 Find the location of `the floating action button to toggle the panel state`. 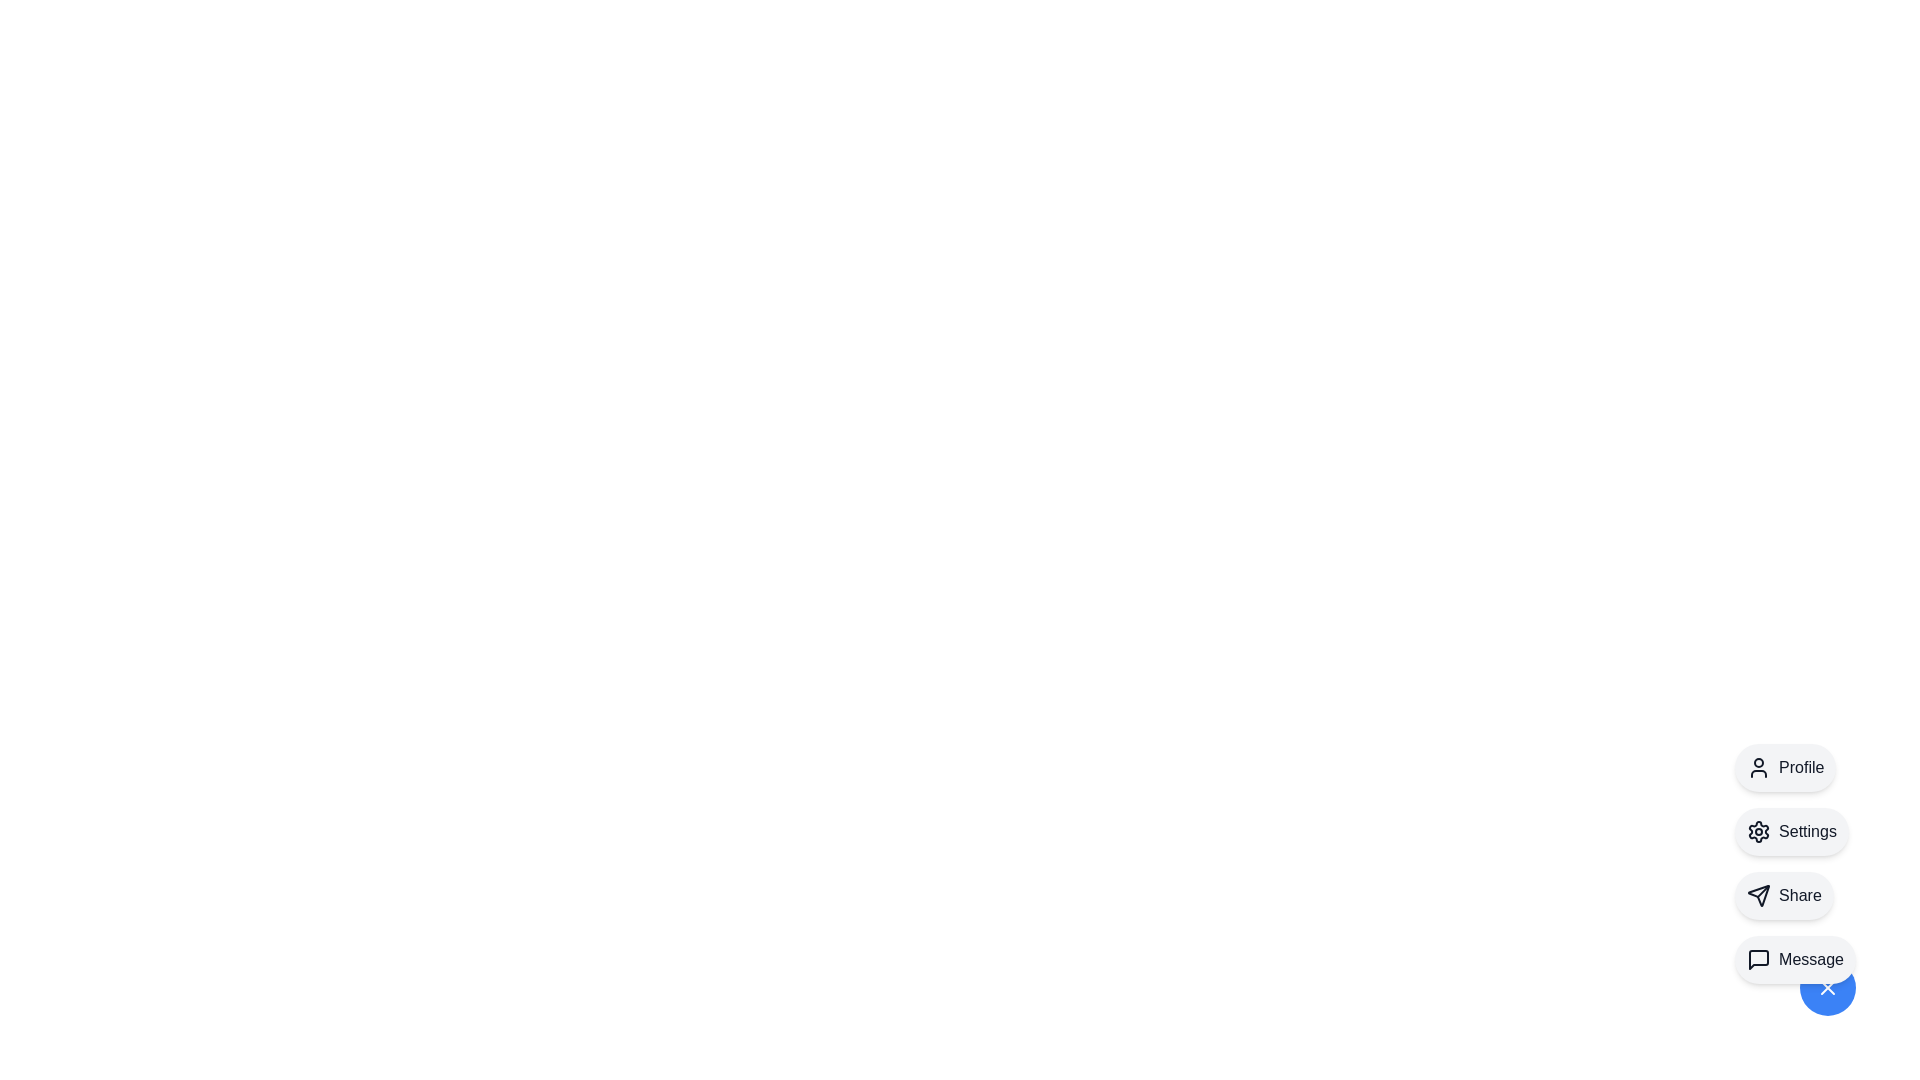

the floating action button to toggle the panel state is located at coordinates (1828, 986).